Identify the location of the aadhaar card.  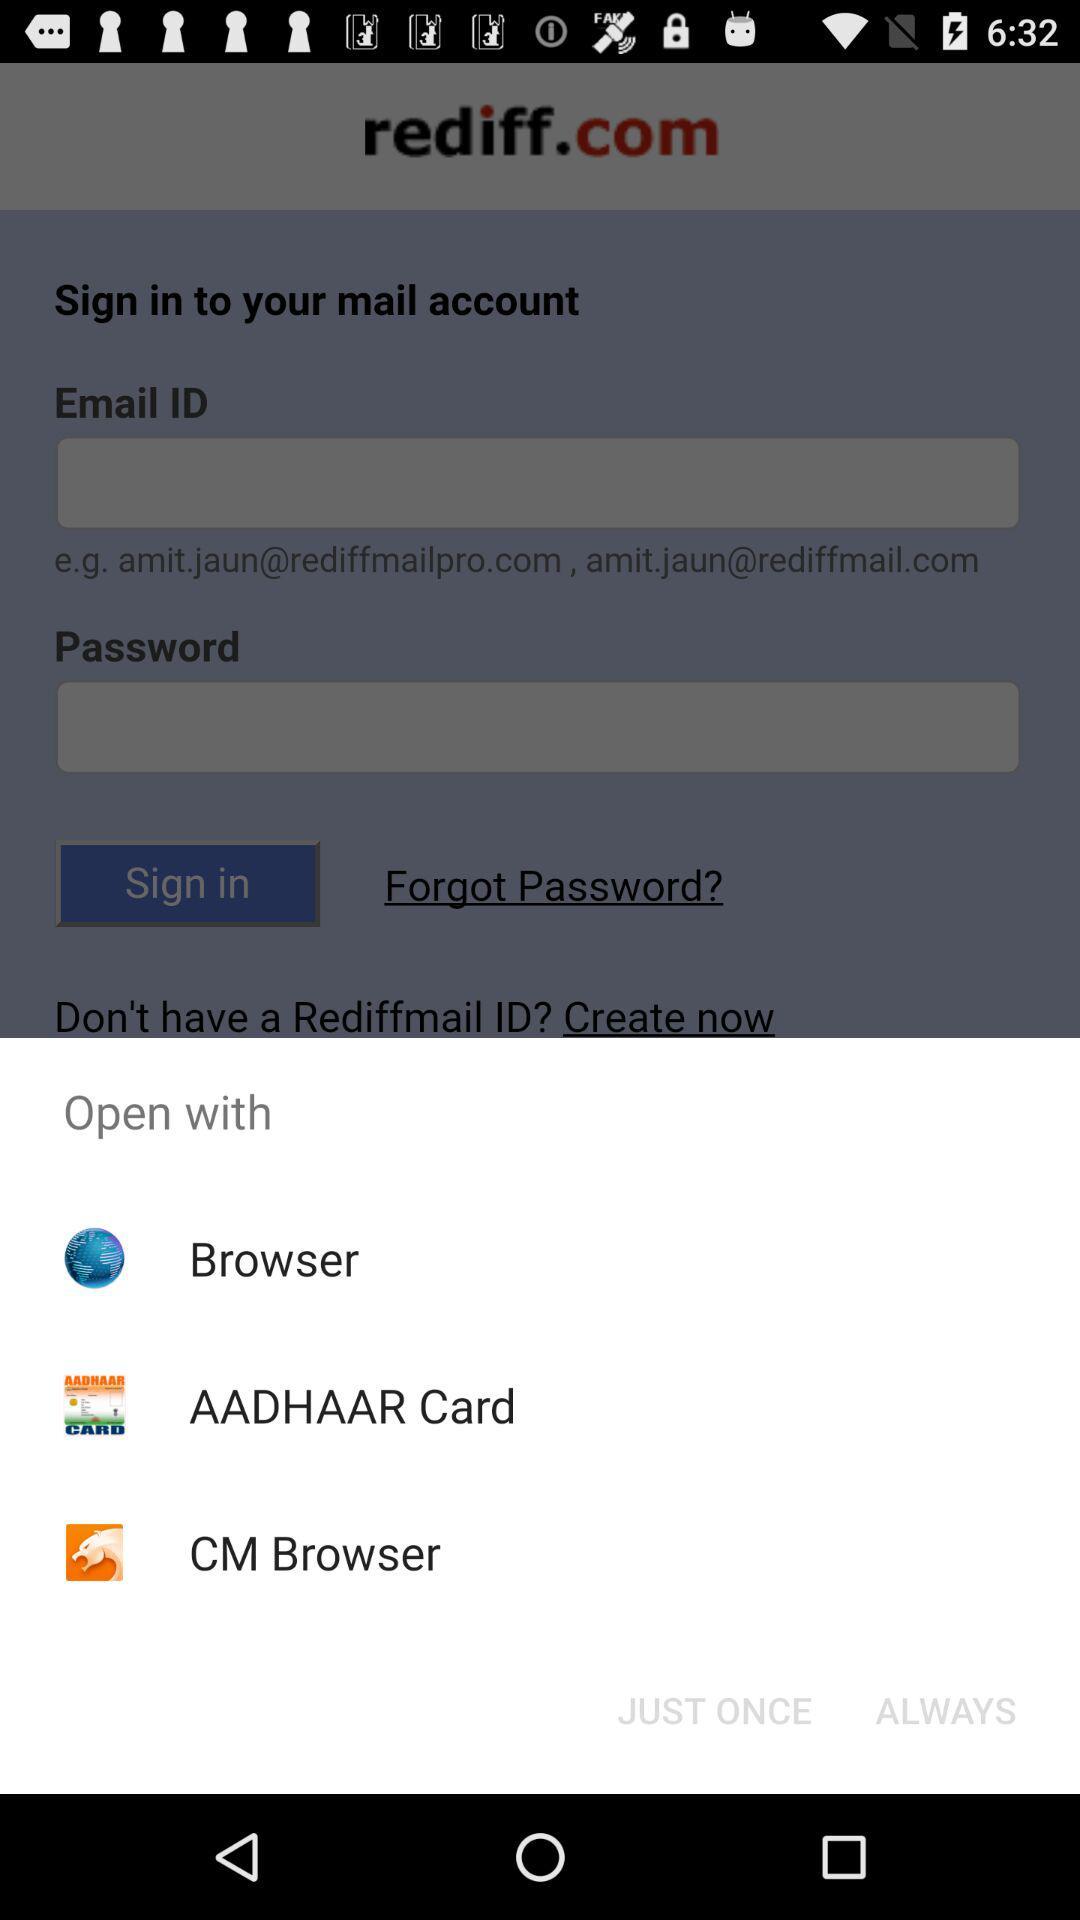
(351, 1404).